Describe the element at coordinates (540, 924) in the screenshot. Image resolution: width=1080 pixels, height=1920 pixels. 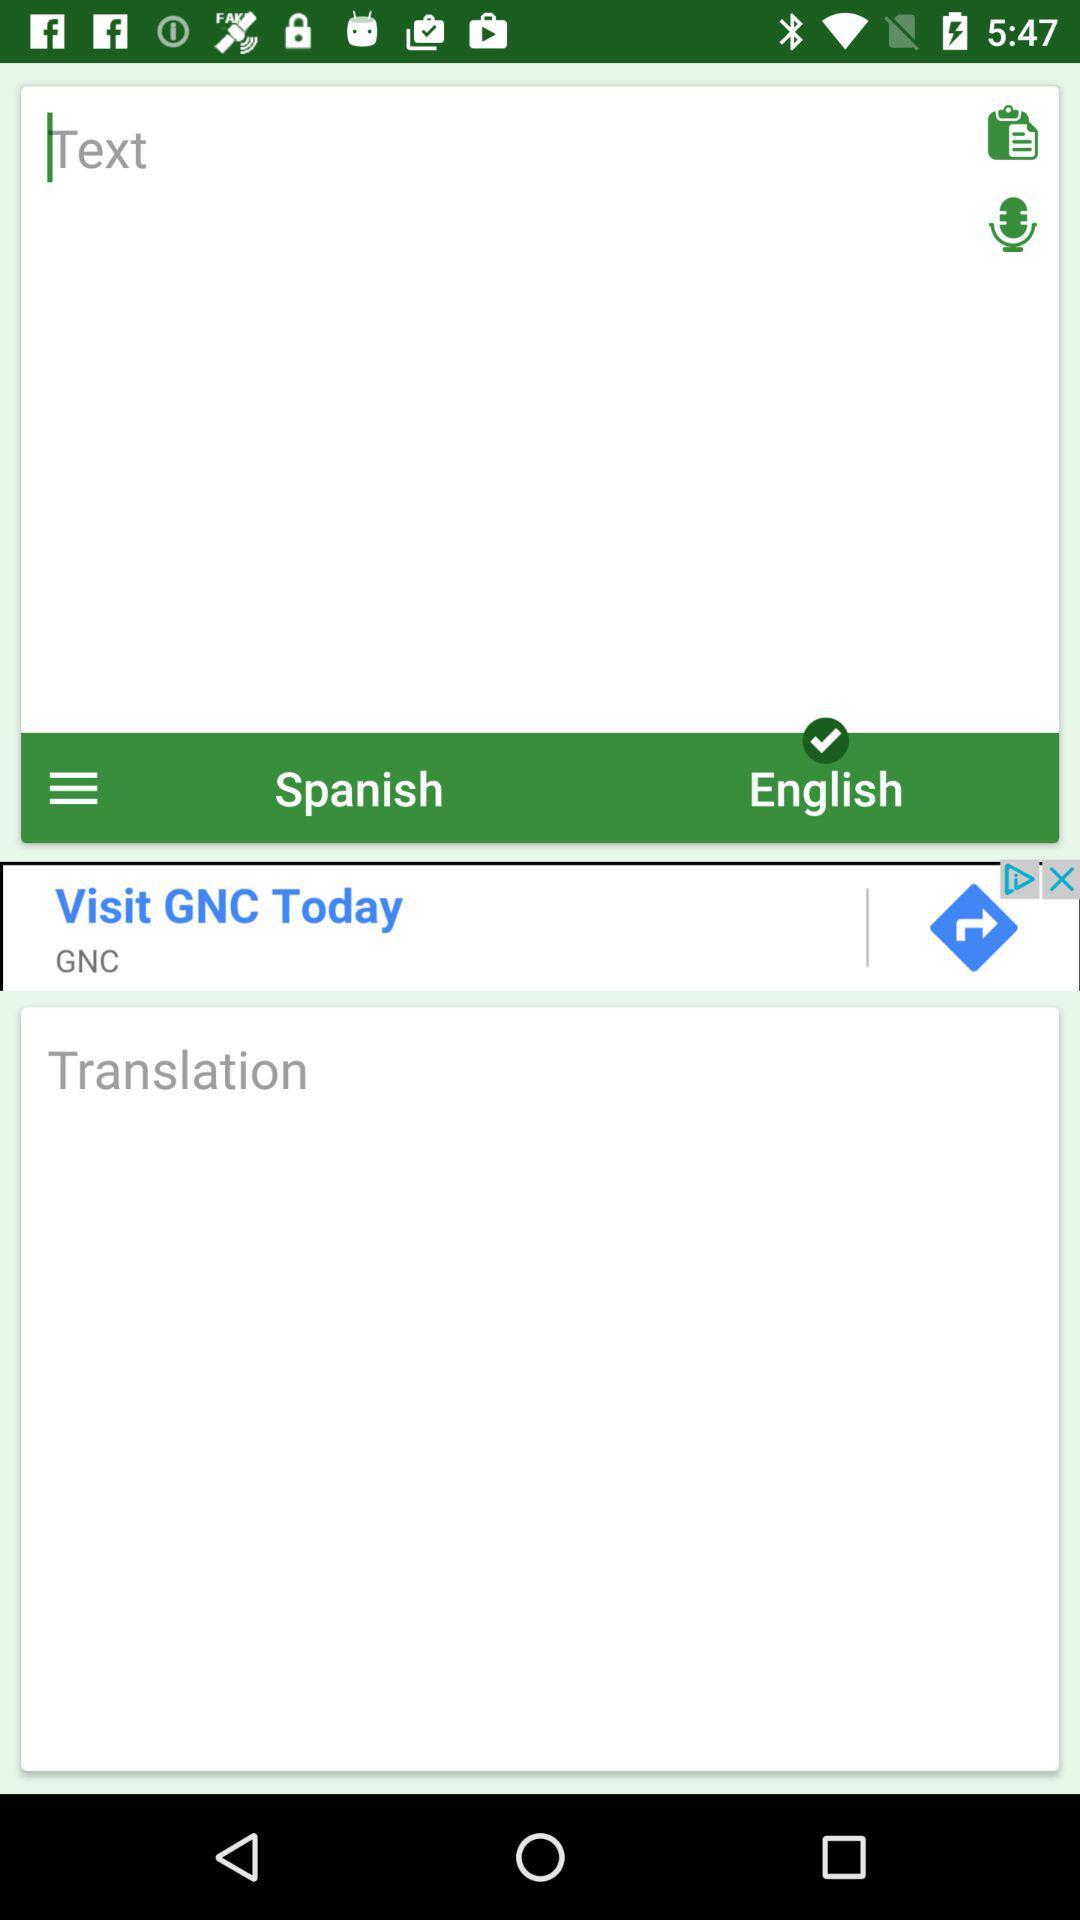
I see `advertisement` at that location.